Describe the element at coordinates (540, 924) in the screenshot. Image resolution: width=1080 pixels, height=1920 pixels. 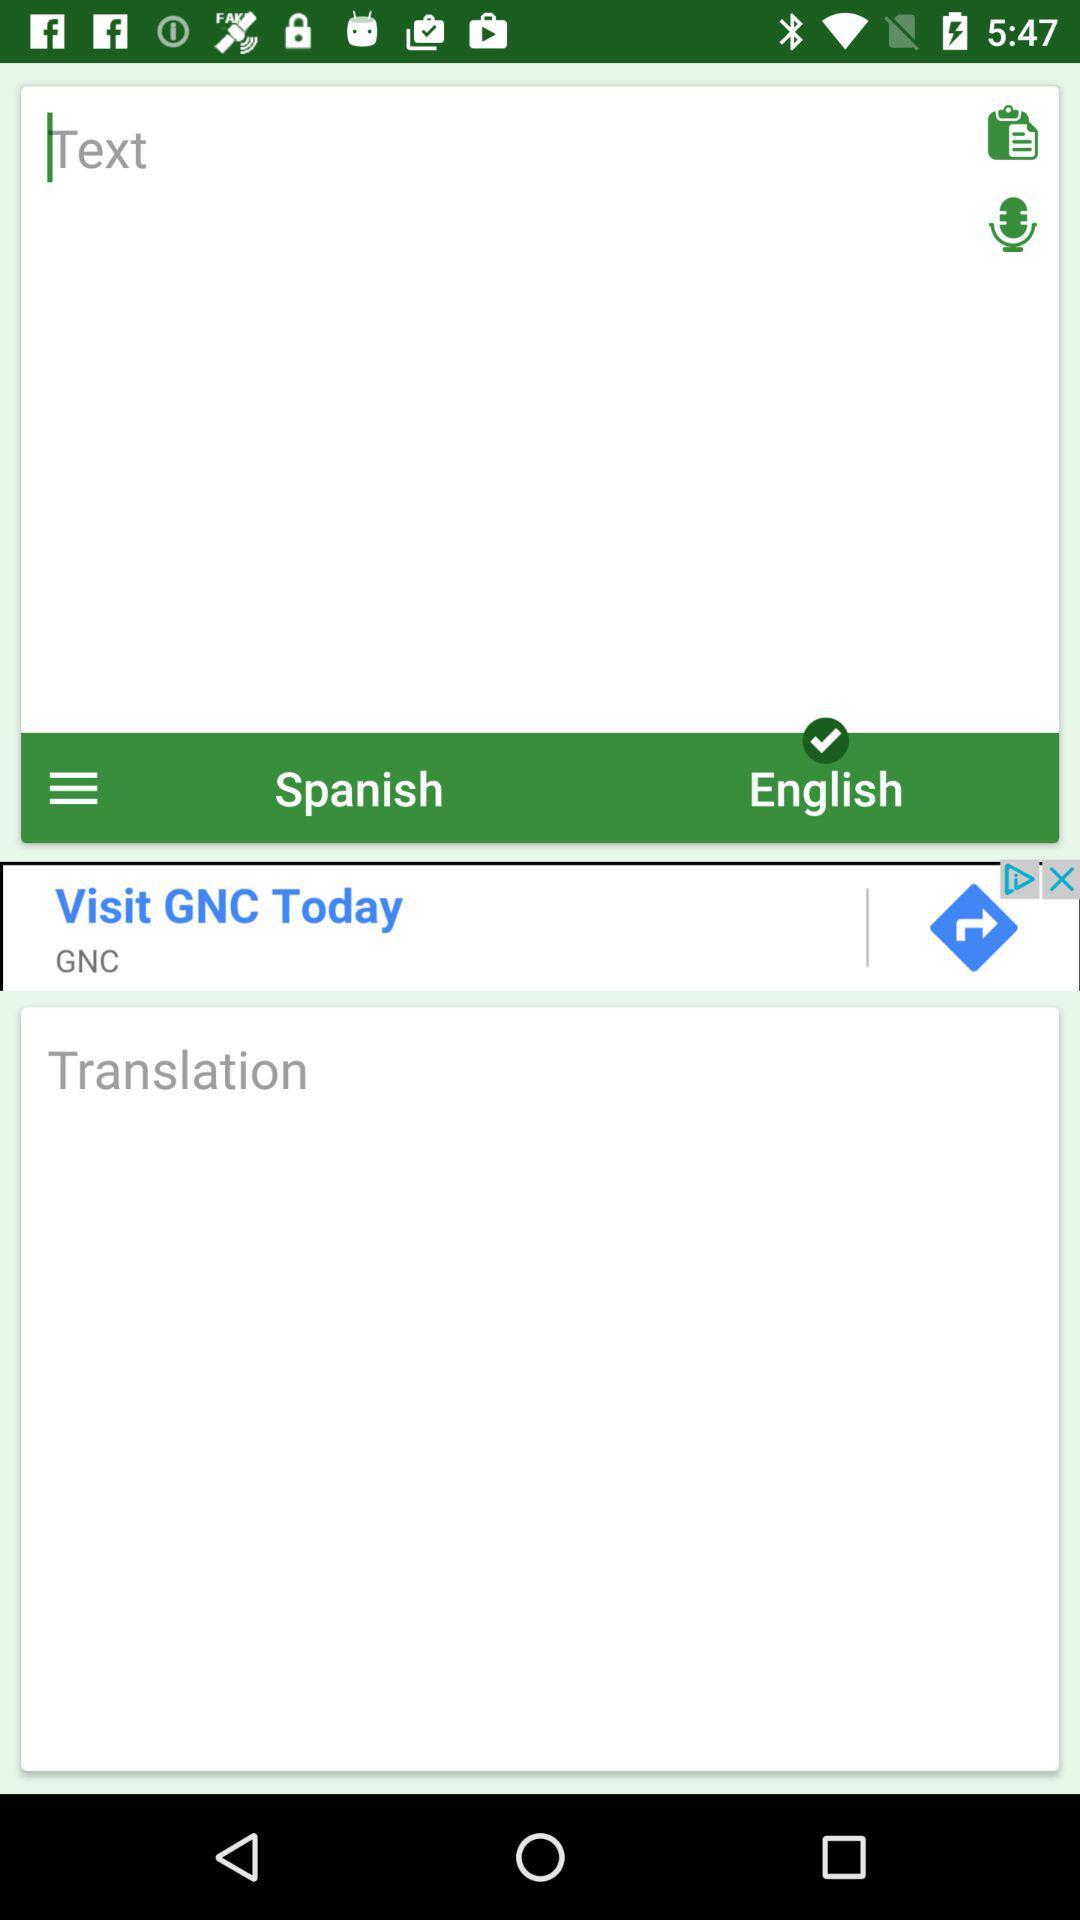
I see `advertisement` at that location.